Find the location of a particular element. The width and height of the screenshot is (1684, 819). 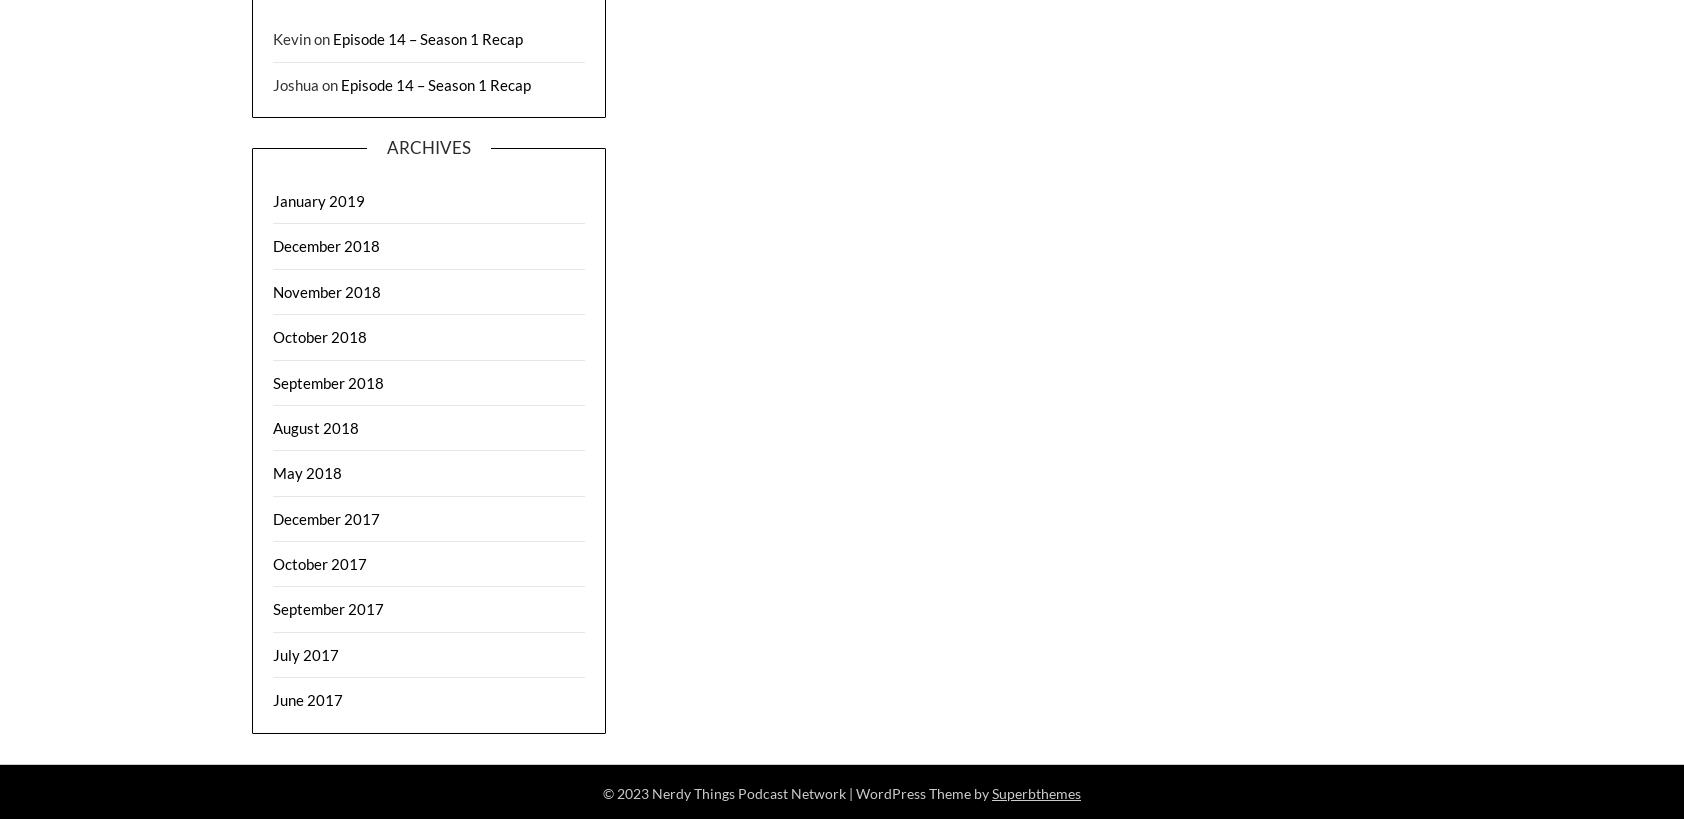

'December 2018' is located at coordinates (326, 245).